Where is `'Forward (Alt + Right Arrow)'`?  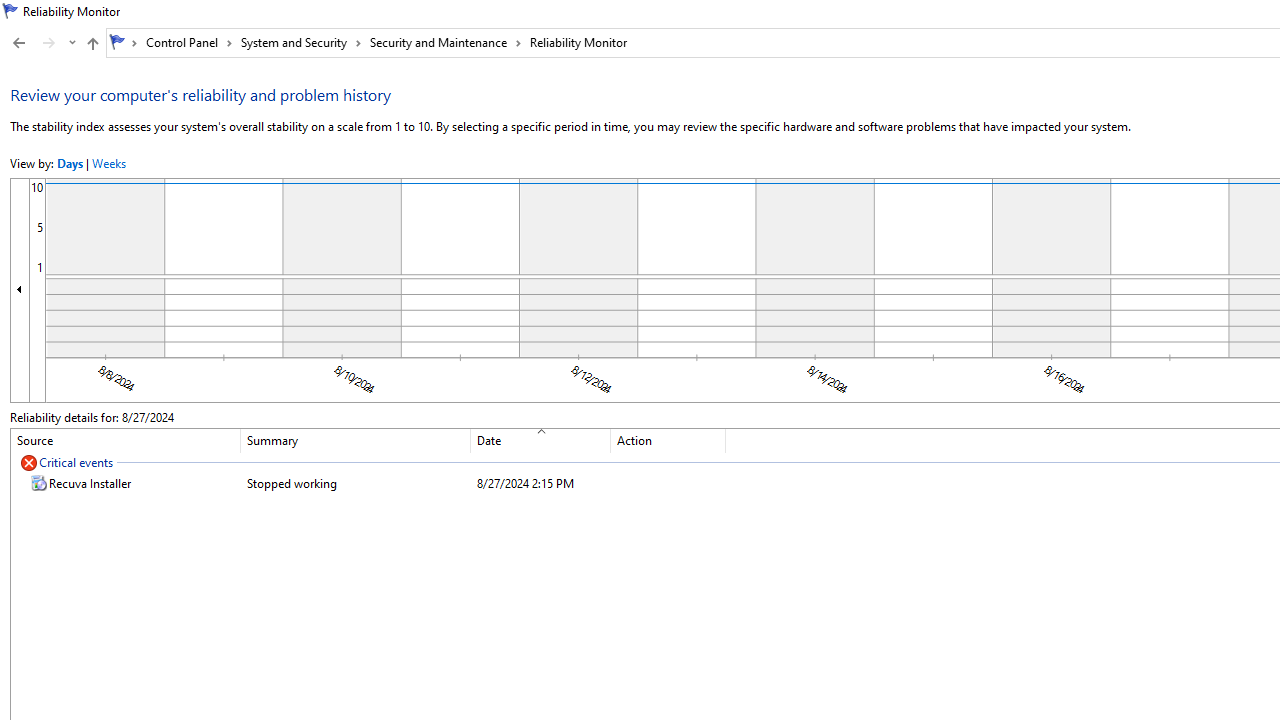 'Forward (Alt + Right Arrow)' is located at coordinates (49, 43).